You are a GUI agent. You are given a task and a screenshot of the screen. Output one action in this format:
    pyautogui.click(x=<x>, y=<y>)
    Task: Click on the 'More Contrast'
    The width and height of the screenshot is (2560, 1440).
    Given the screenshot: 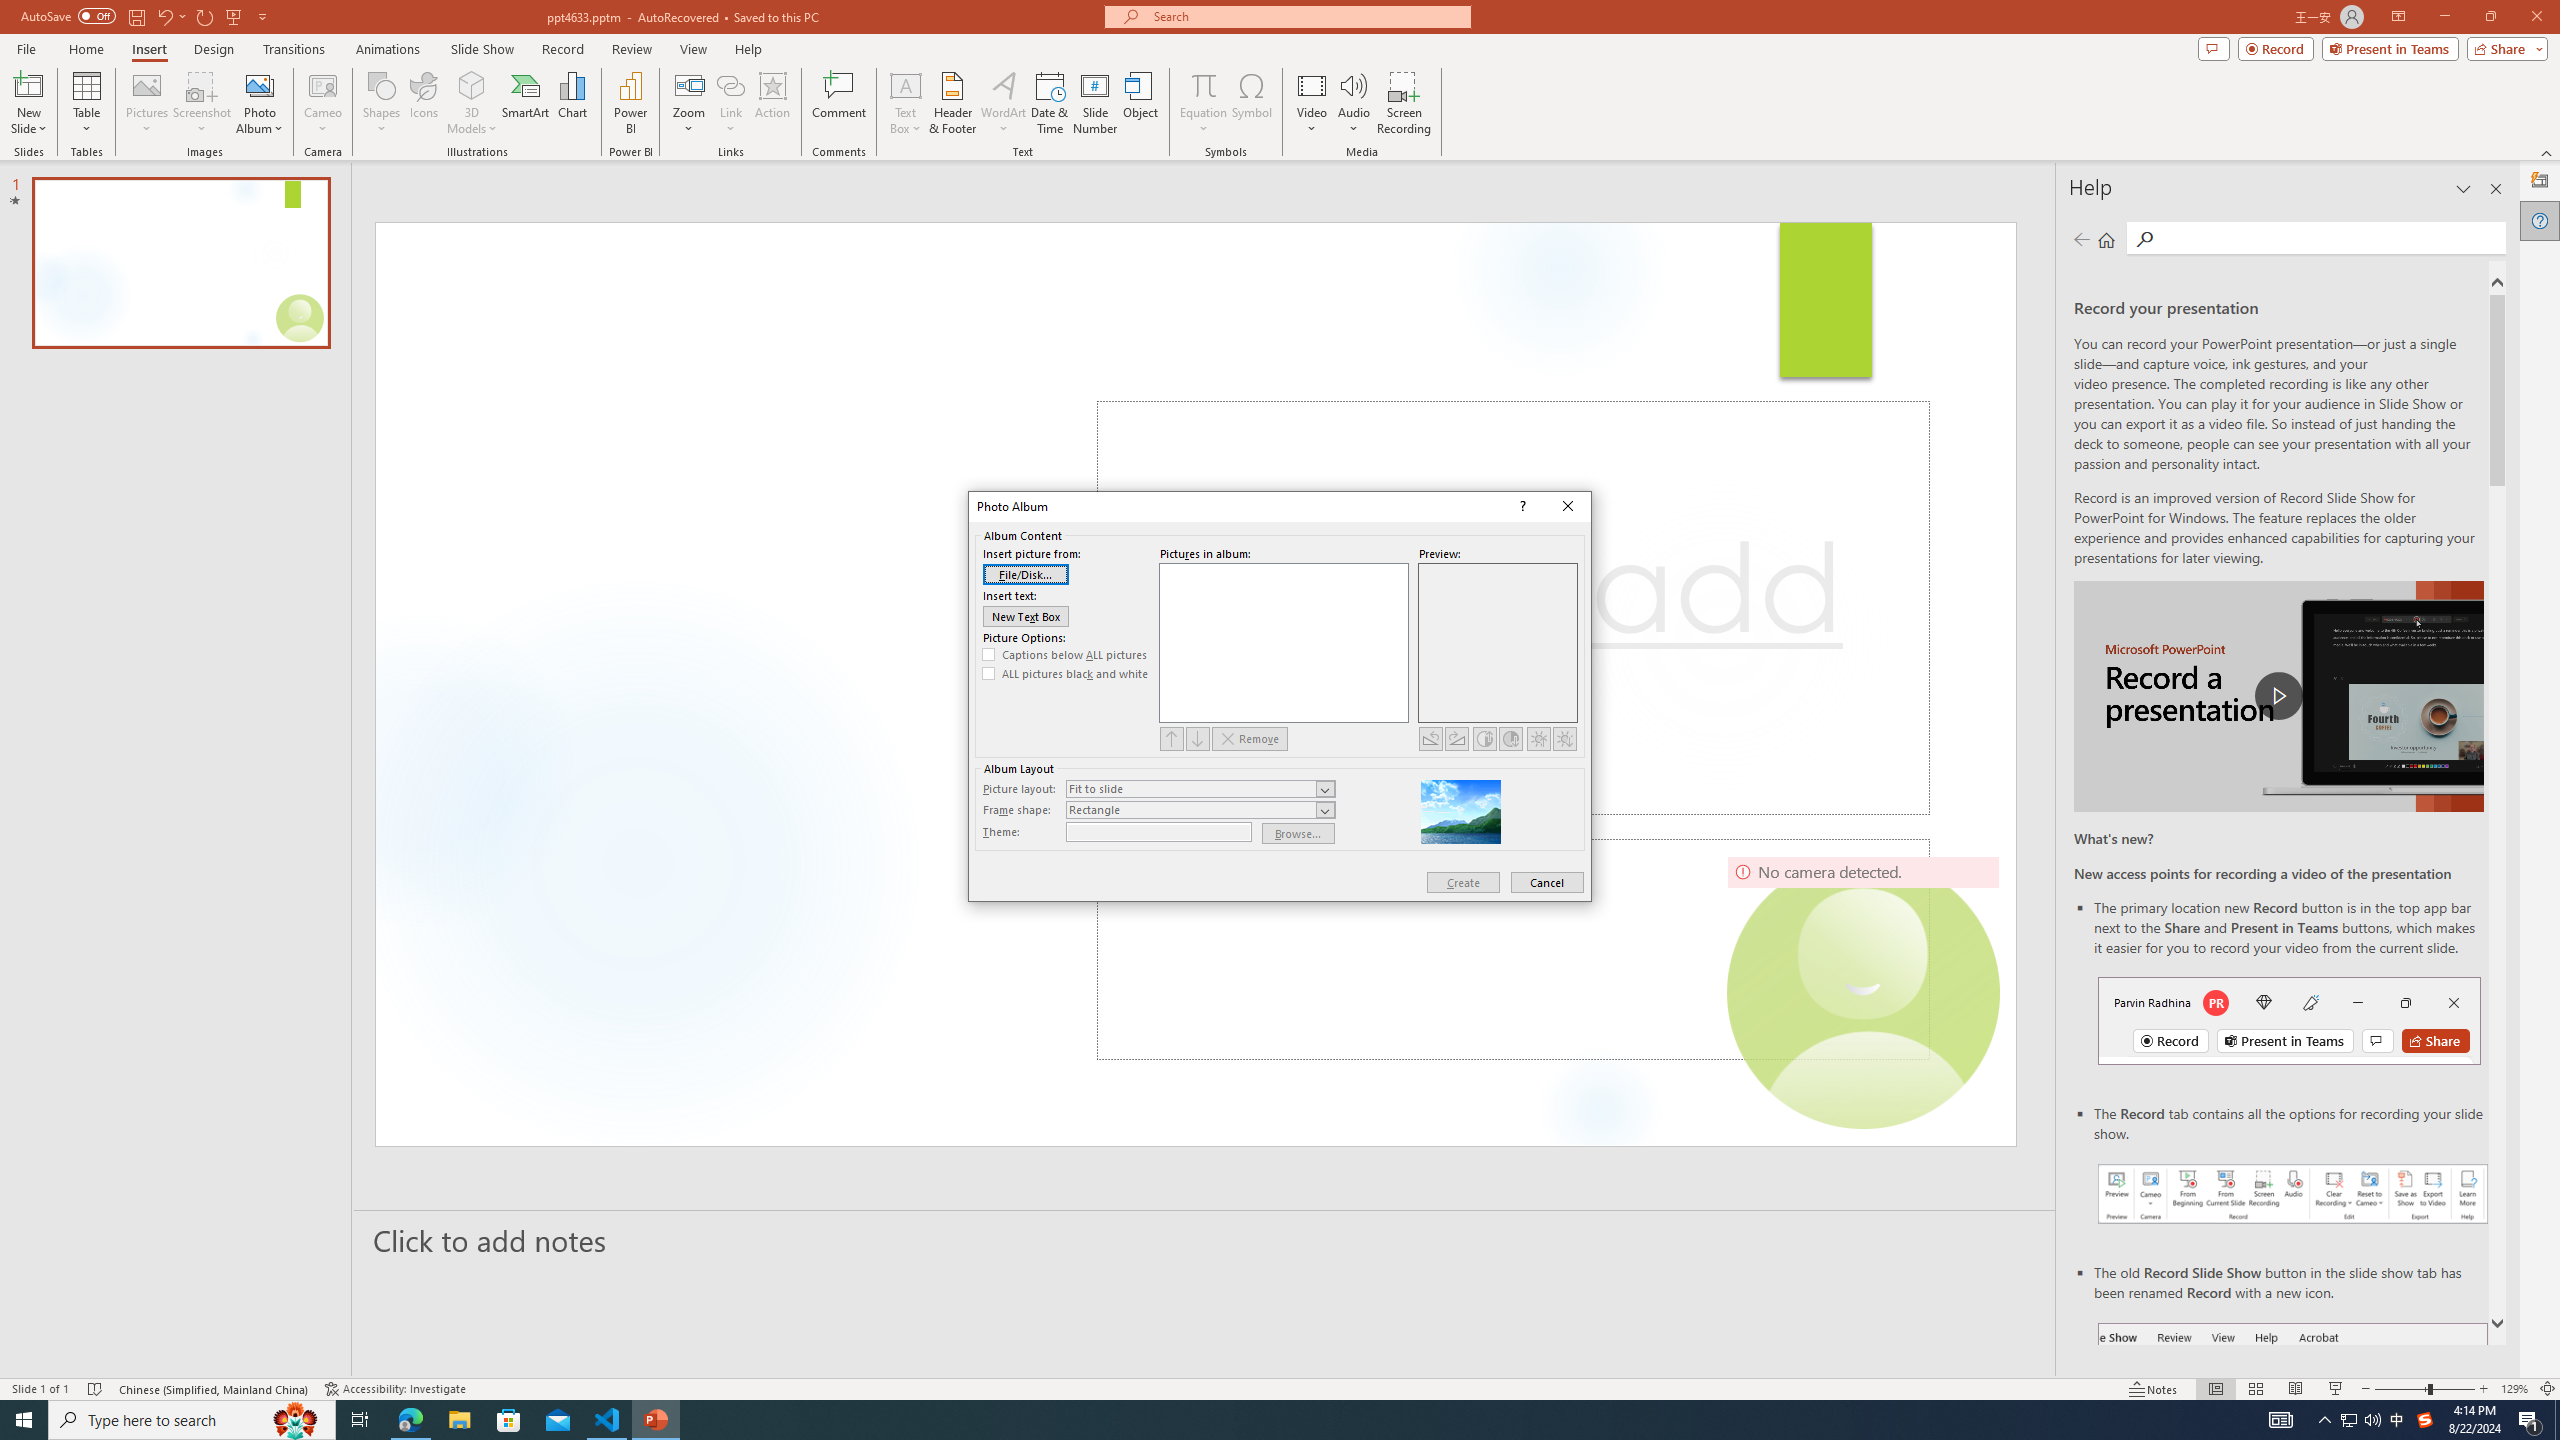 What is the action you would take?
    pyautogui.click(x=1483, y=738)
    